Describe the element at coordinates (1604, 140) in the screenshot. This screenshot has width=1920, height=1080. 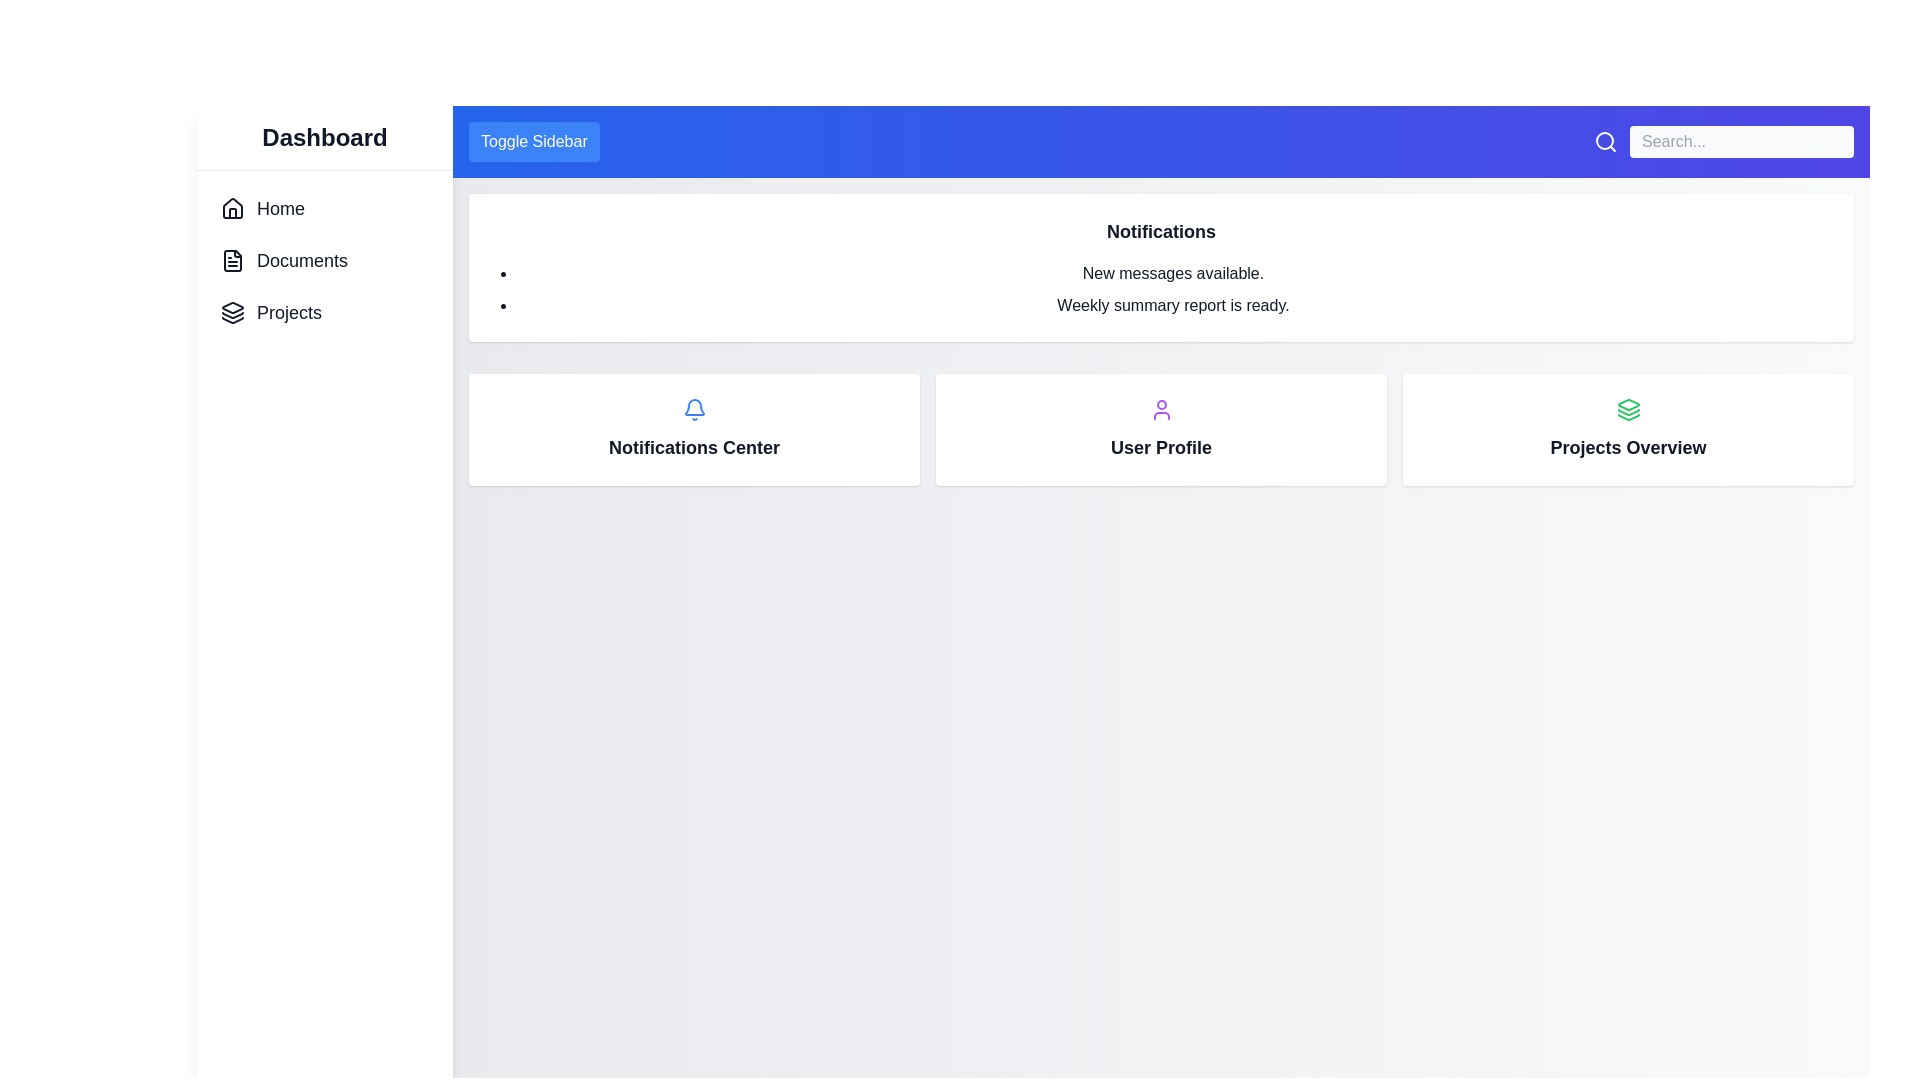
I see `the Decorative SVG Element (Circle) that is part of a magnifying glass icon located at the top-right corner of the interface near the search bar` at that location.